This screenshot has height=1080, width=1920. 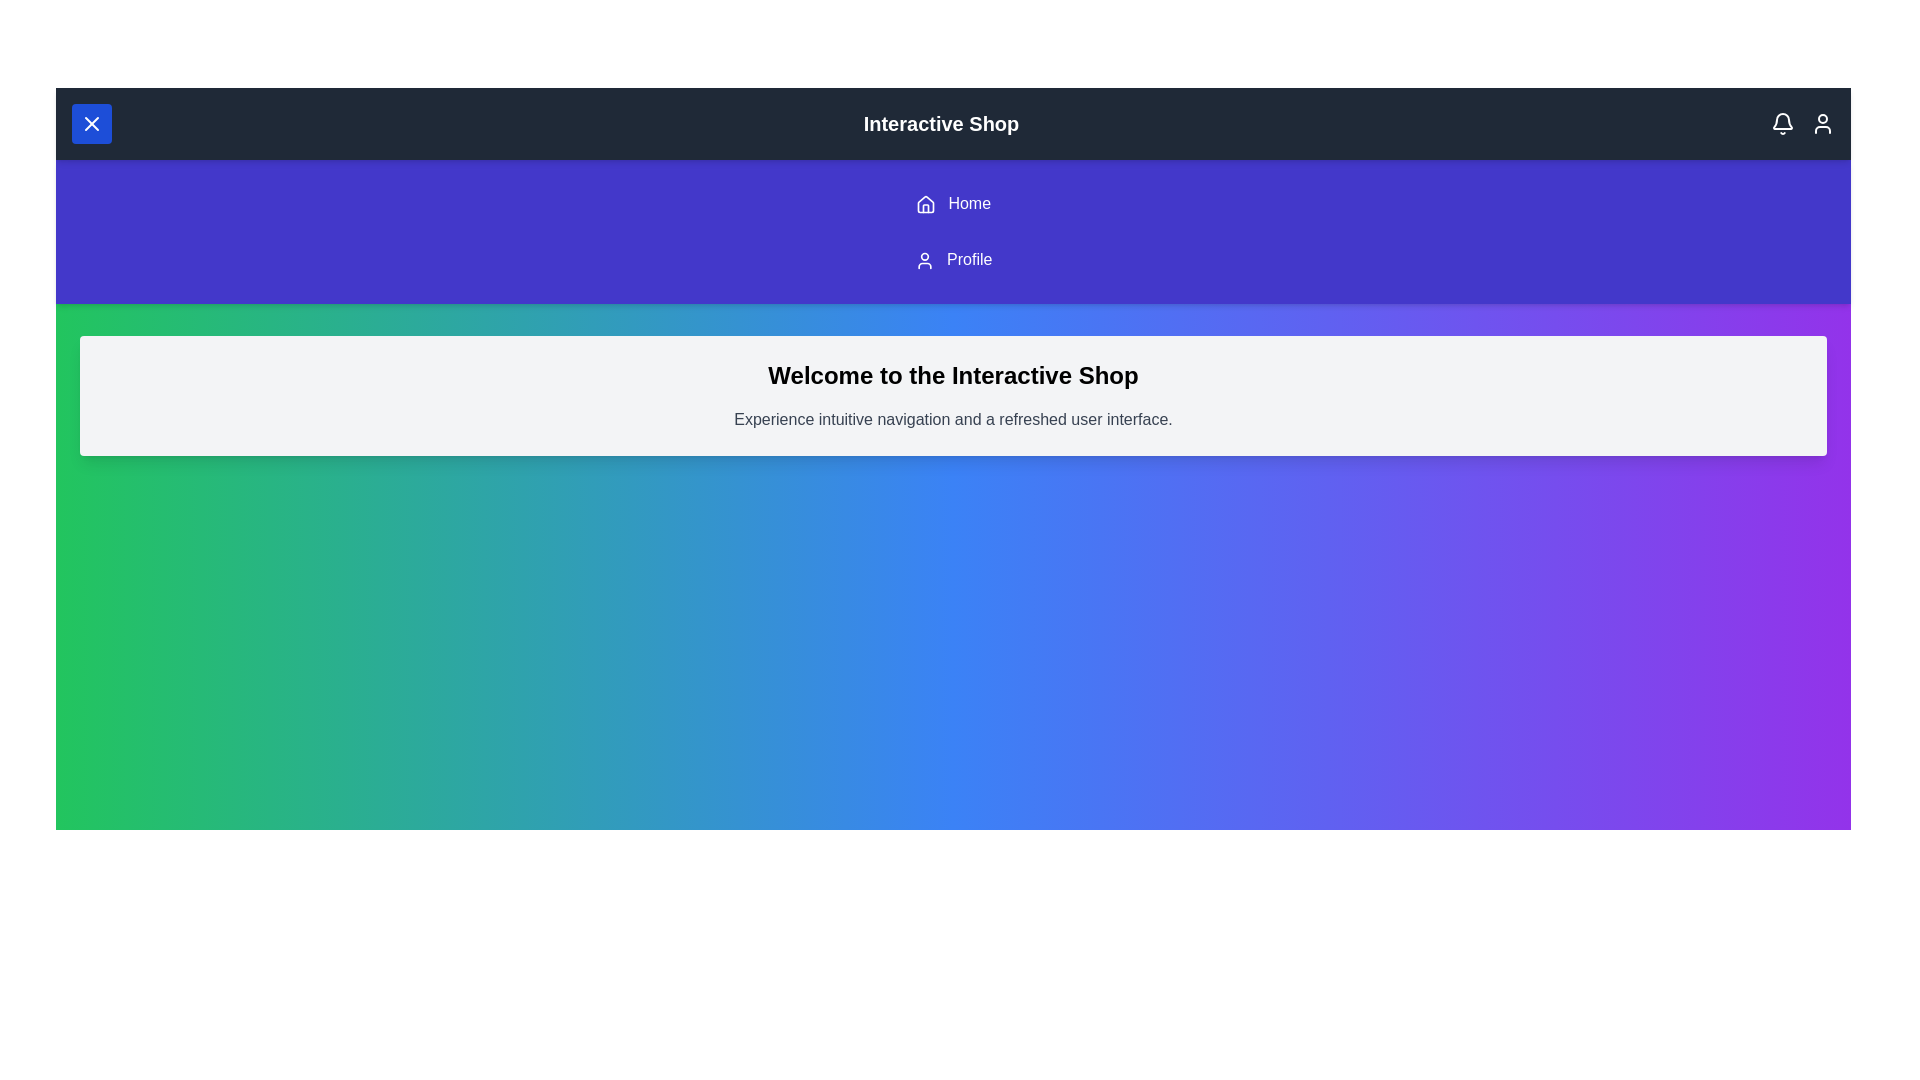 What do you see at coordinates (1782, 123) in the screenshot?
I see `the notification bell icon` at bounding box center [1782, 123].